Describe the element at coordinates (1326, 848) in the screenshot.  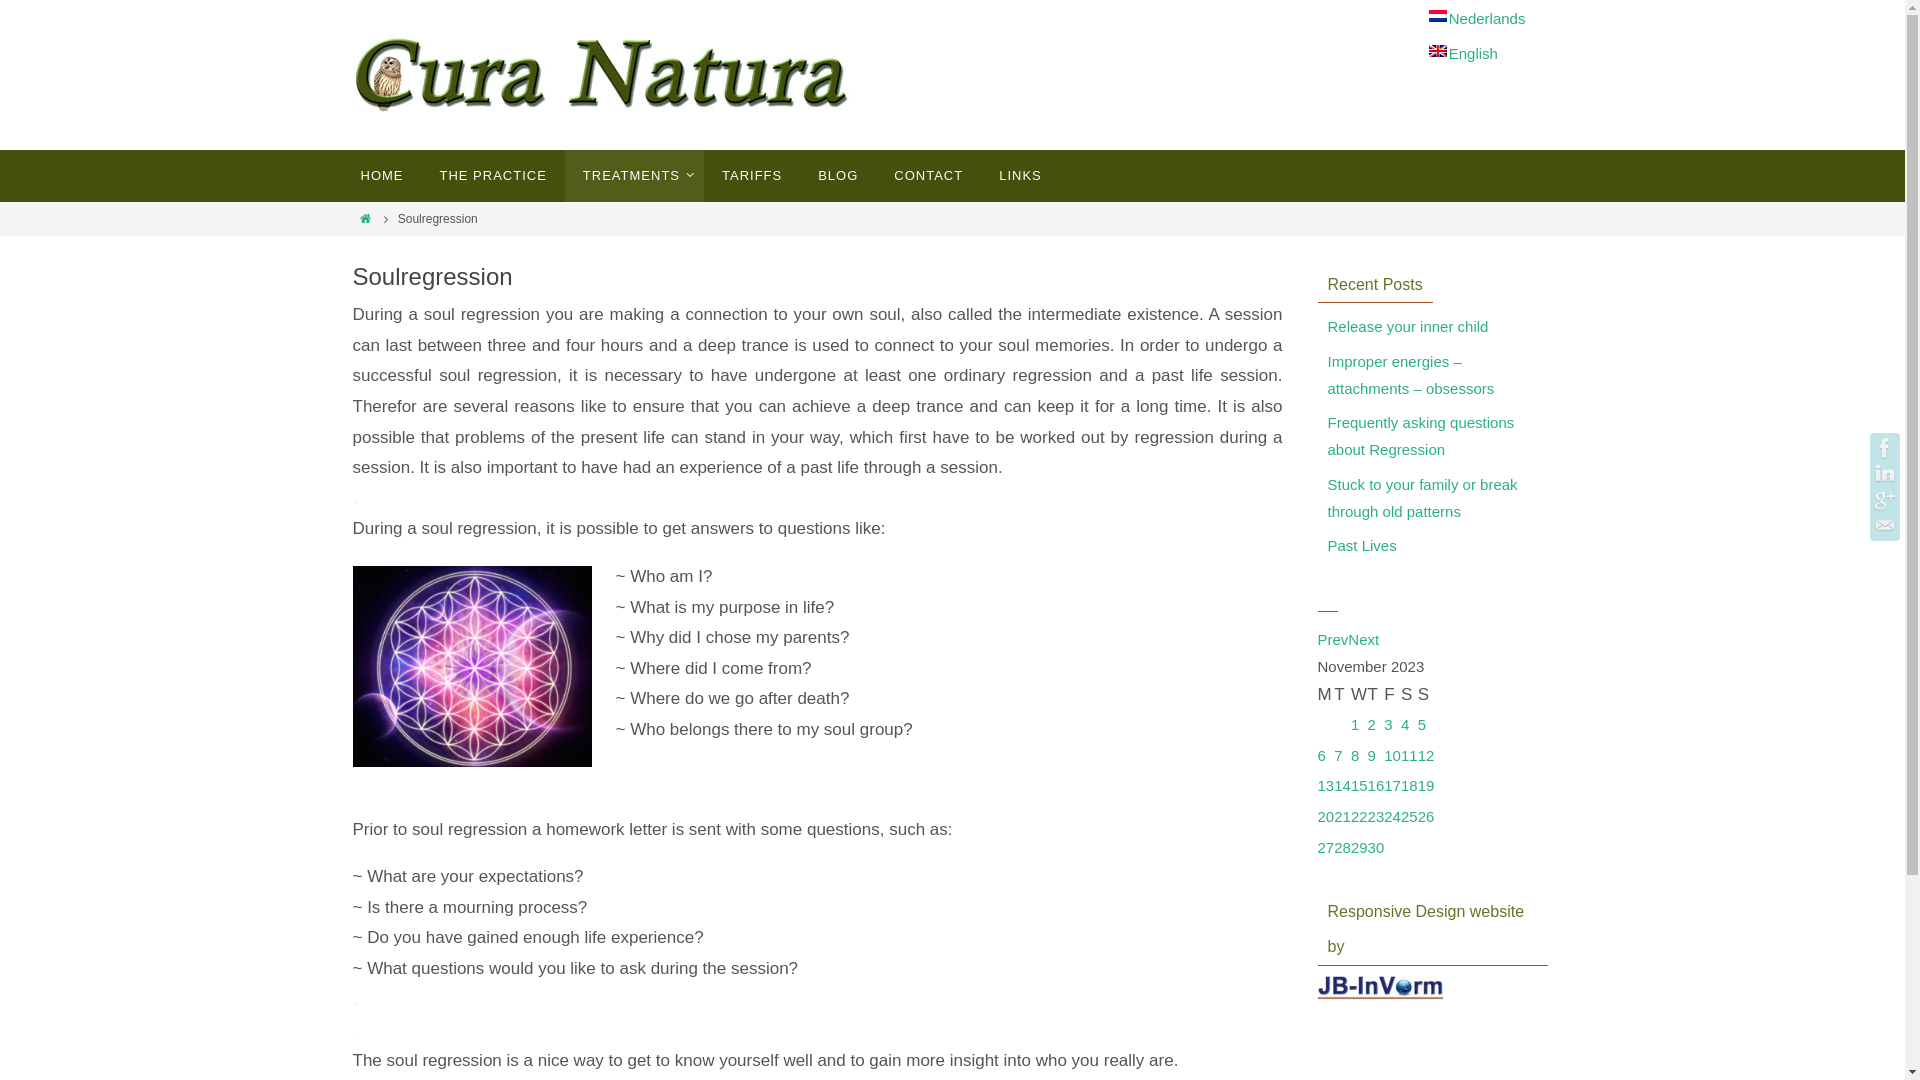
I see `'27'` at that location.